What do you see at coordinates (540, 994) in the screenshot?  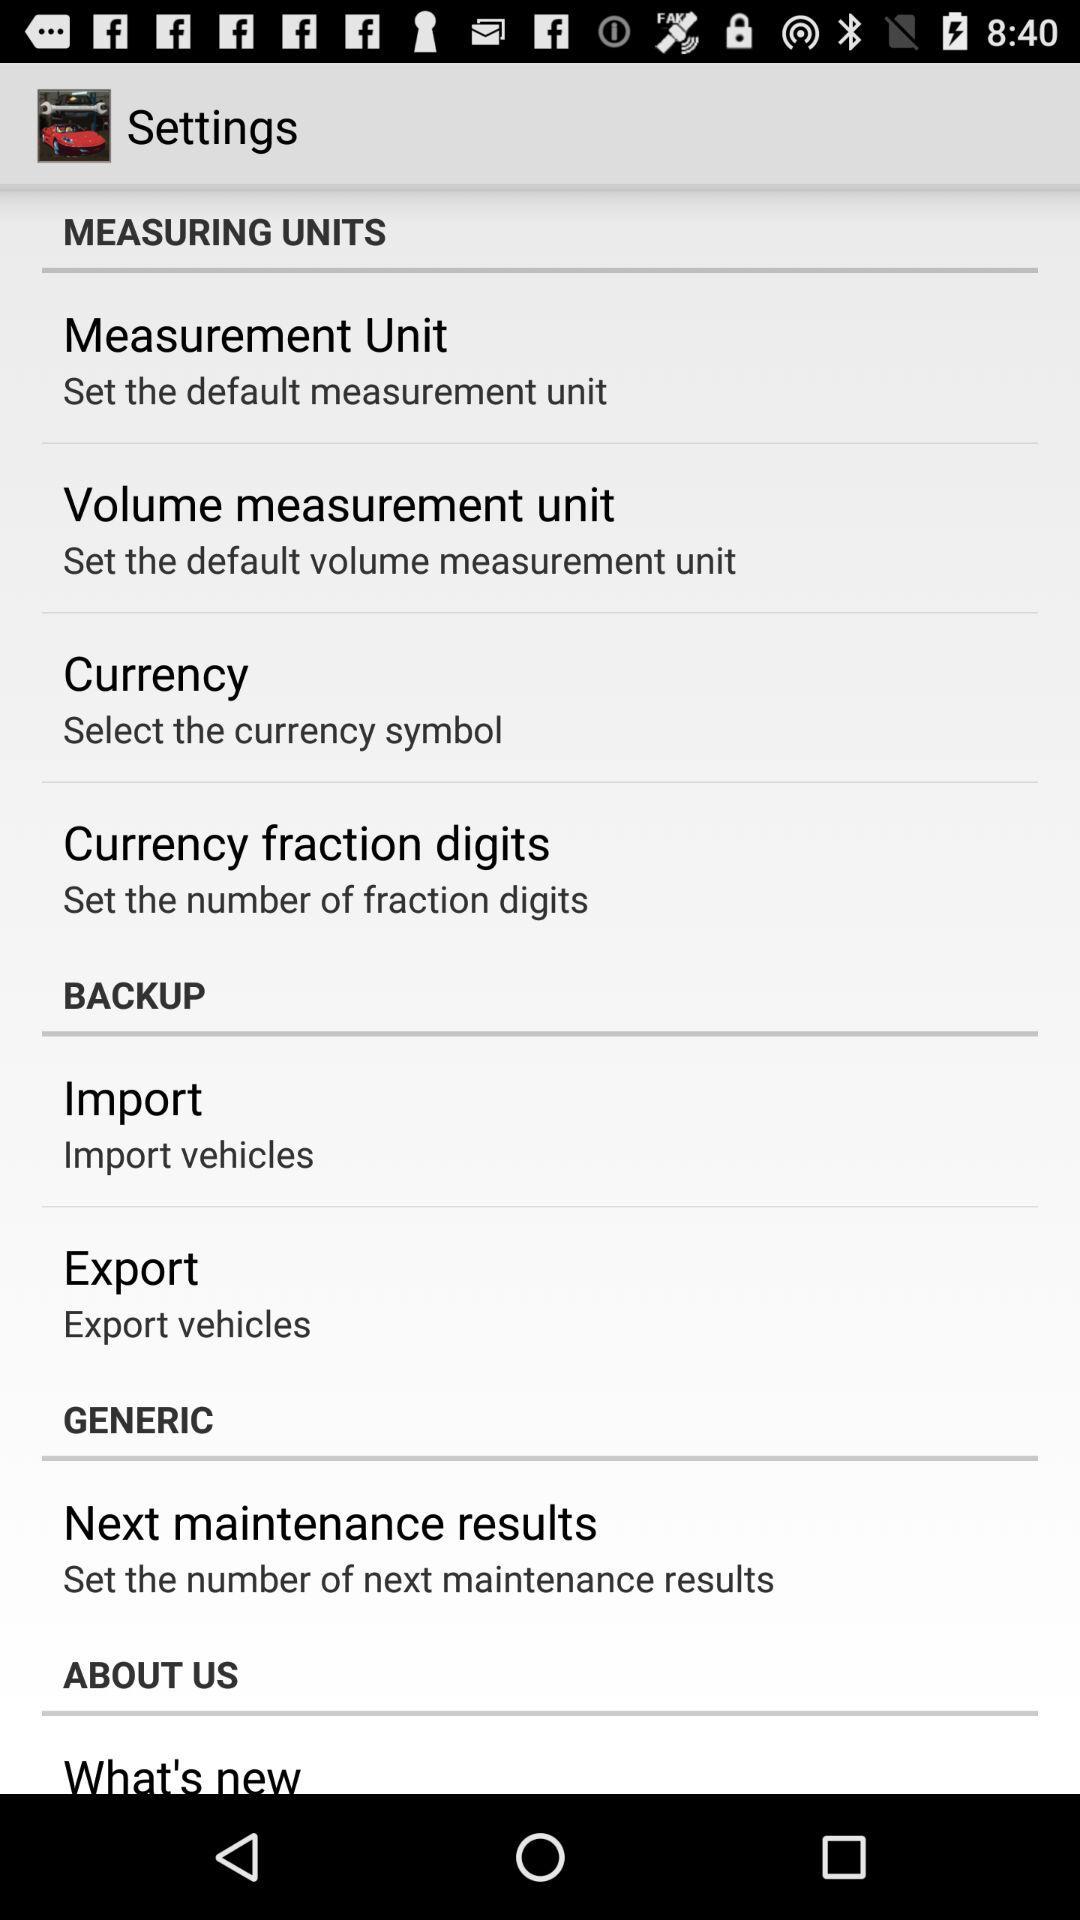 I see `item below the set the number` at bounding box center [540, 994].